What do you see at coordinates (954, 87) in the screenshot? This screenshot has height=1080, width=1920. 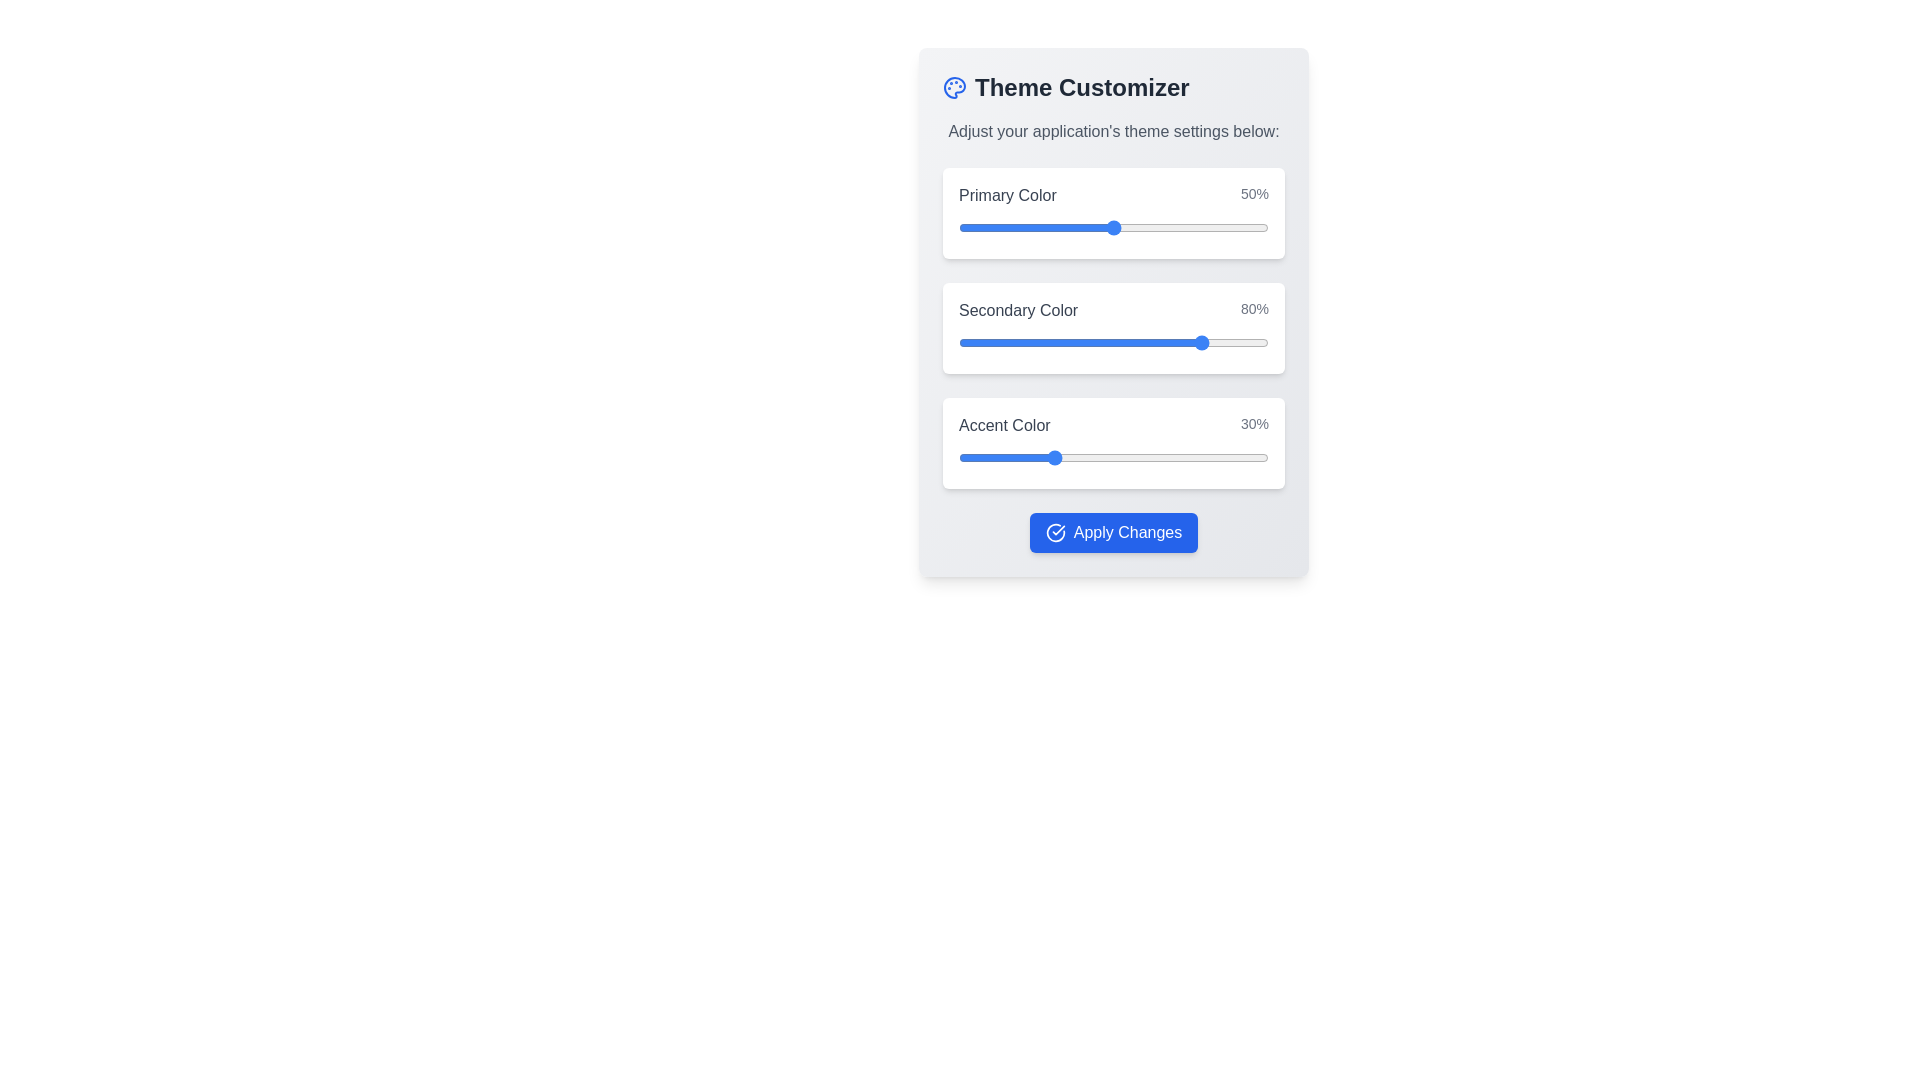 I see `the painter's palette icon located to the left of the 'Theme Customizer' text in the settings panel's title area` at bounding box center [954, 87].